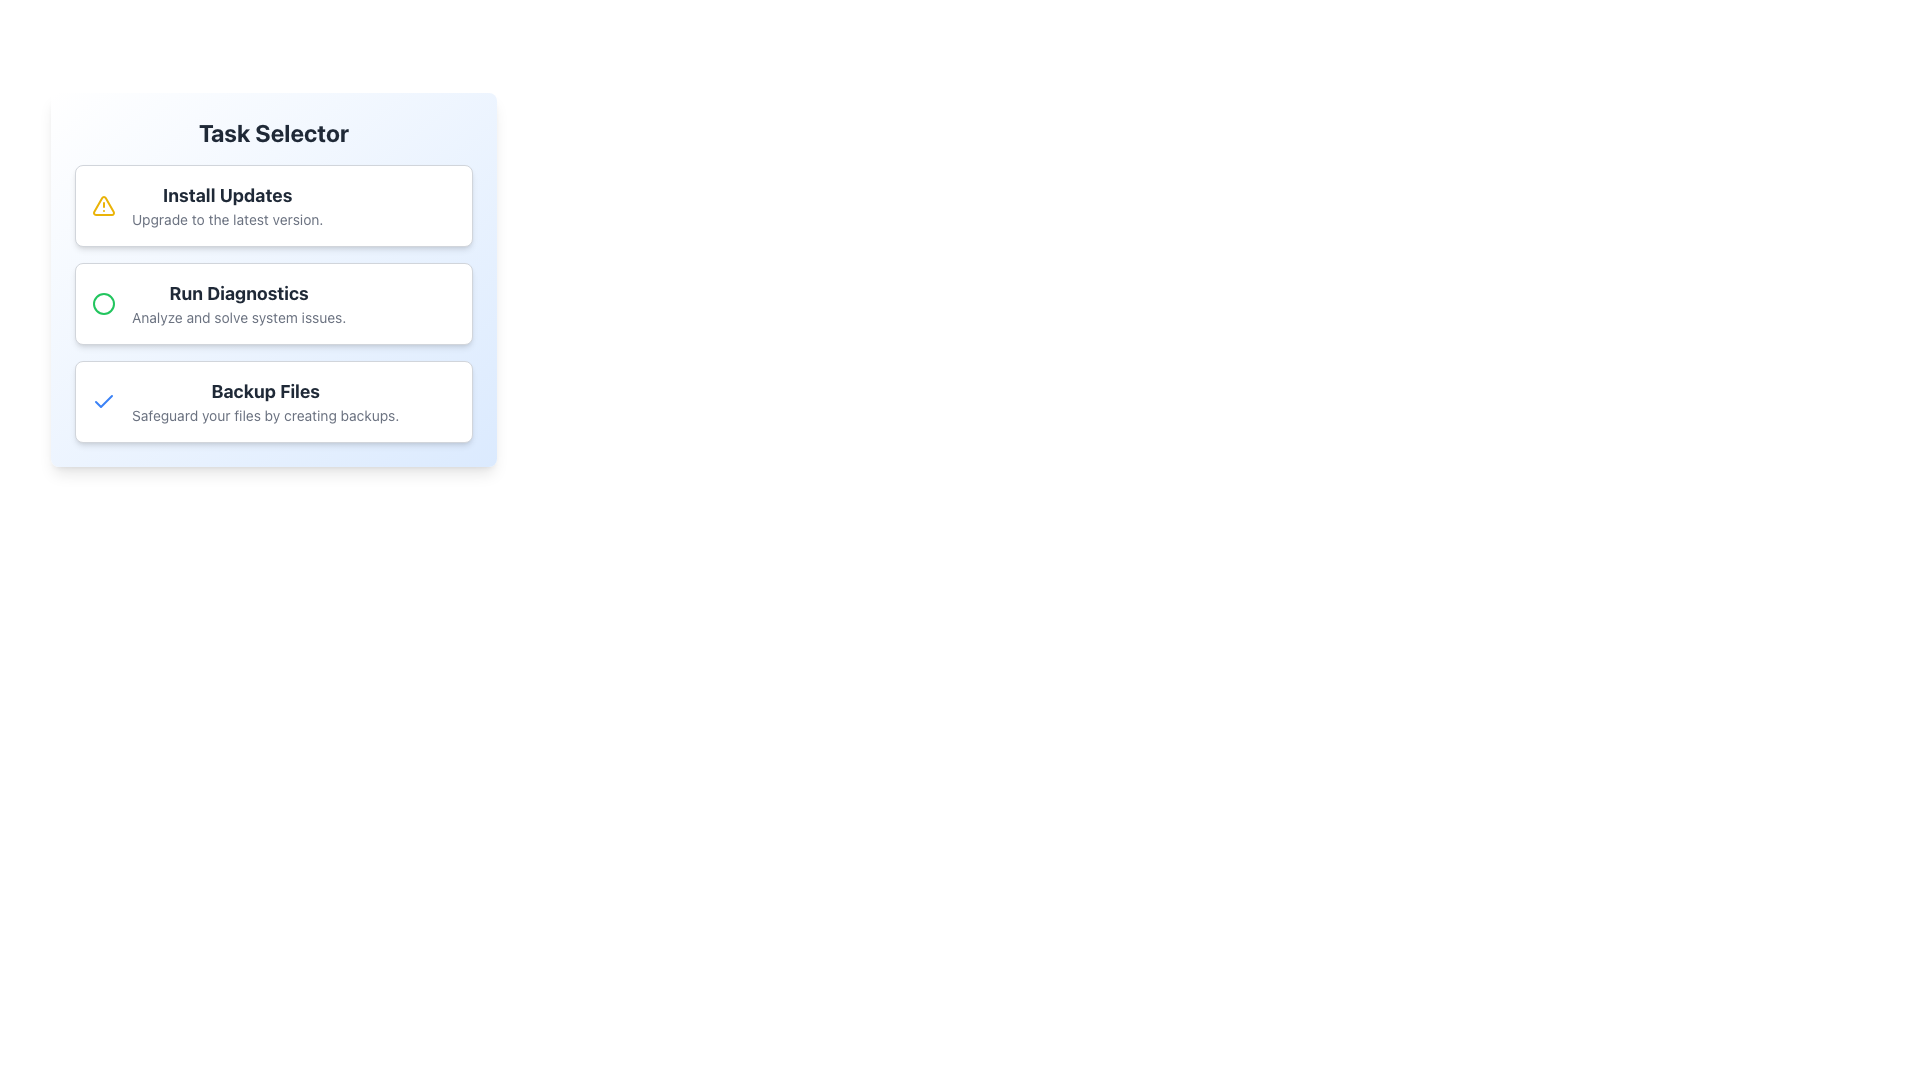 The image size is (1920, 1080). What do you see at coordinates (103, 304) in the screenshot?
I see `the green circular icon located to the left of the 'Run Diagnostics' label in the task selection interface` at bounding box center [103, 304].